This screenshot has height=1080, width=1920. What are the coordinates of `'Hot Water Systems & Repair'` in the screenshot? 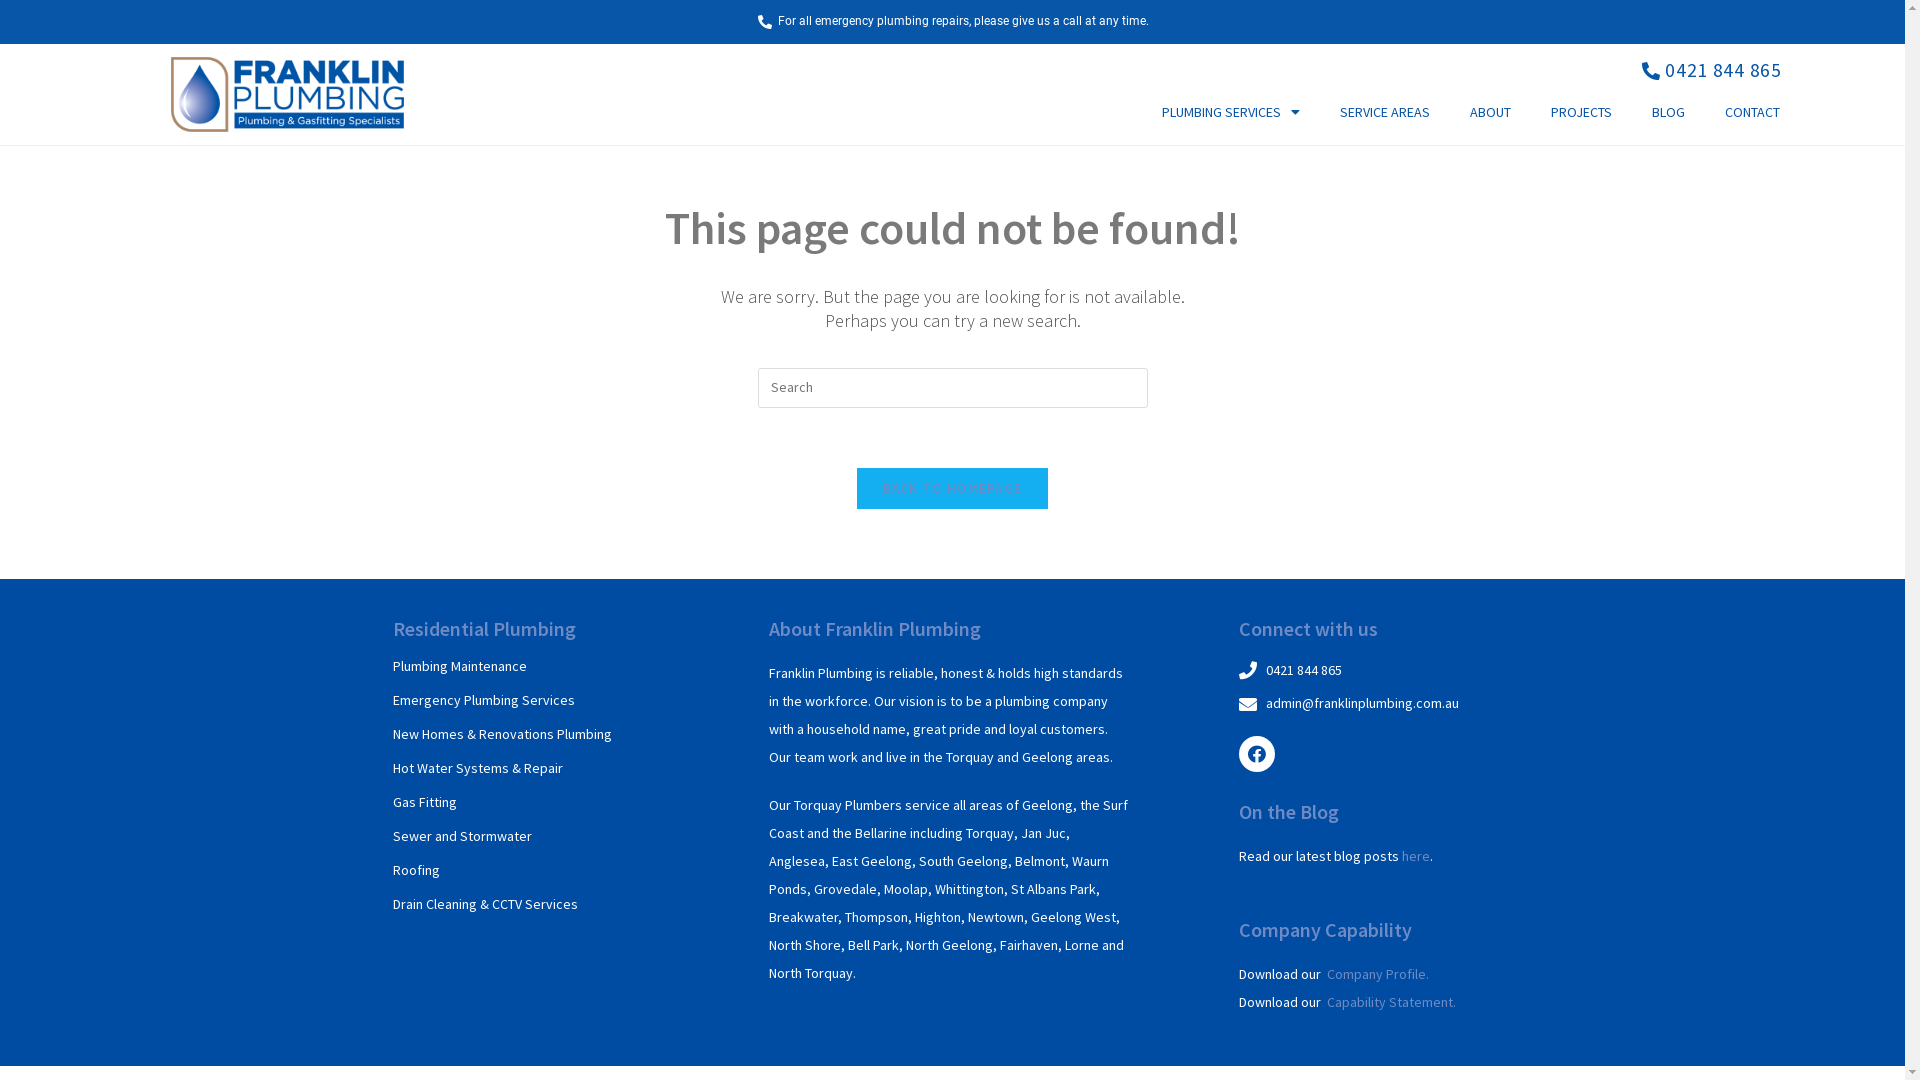 It's located at (475, 766).